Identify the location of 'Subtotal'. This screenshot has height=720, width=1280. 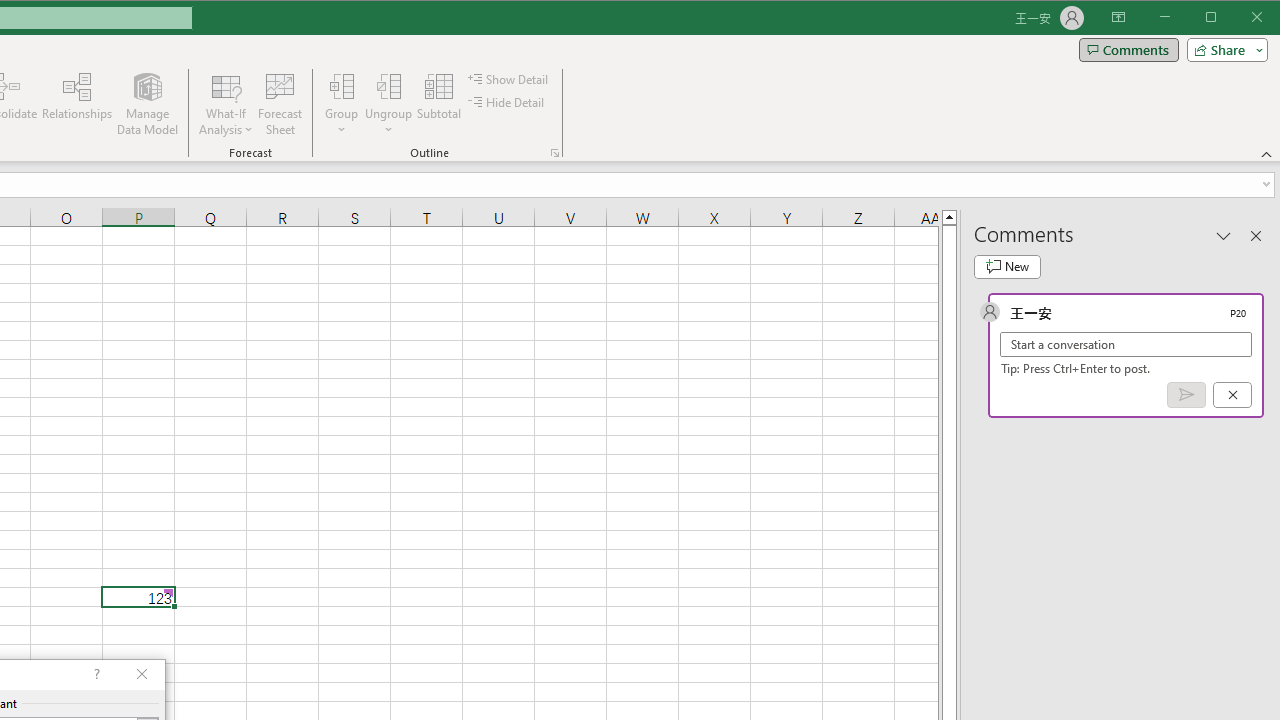
(438, 104).